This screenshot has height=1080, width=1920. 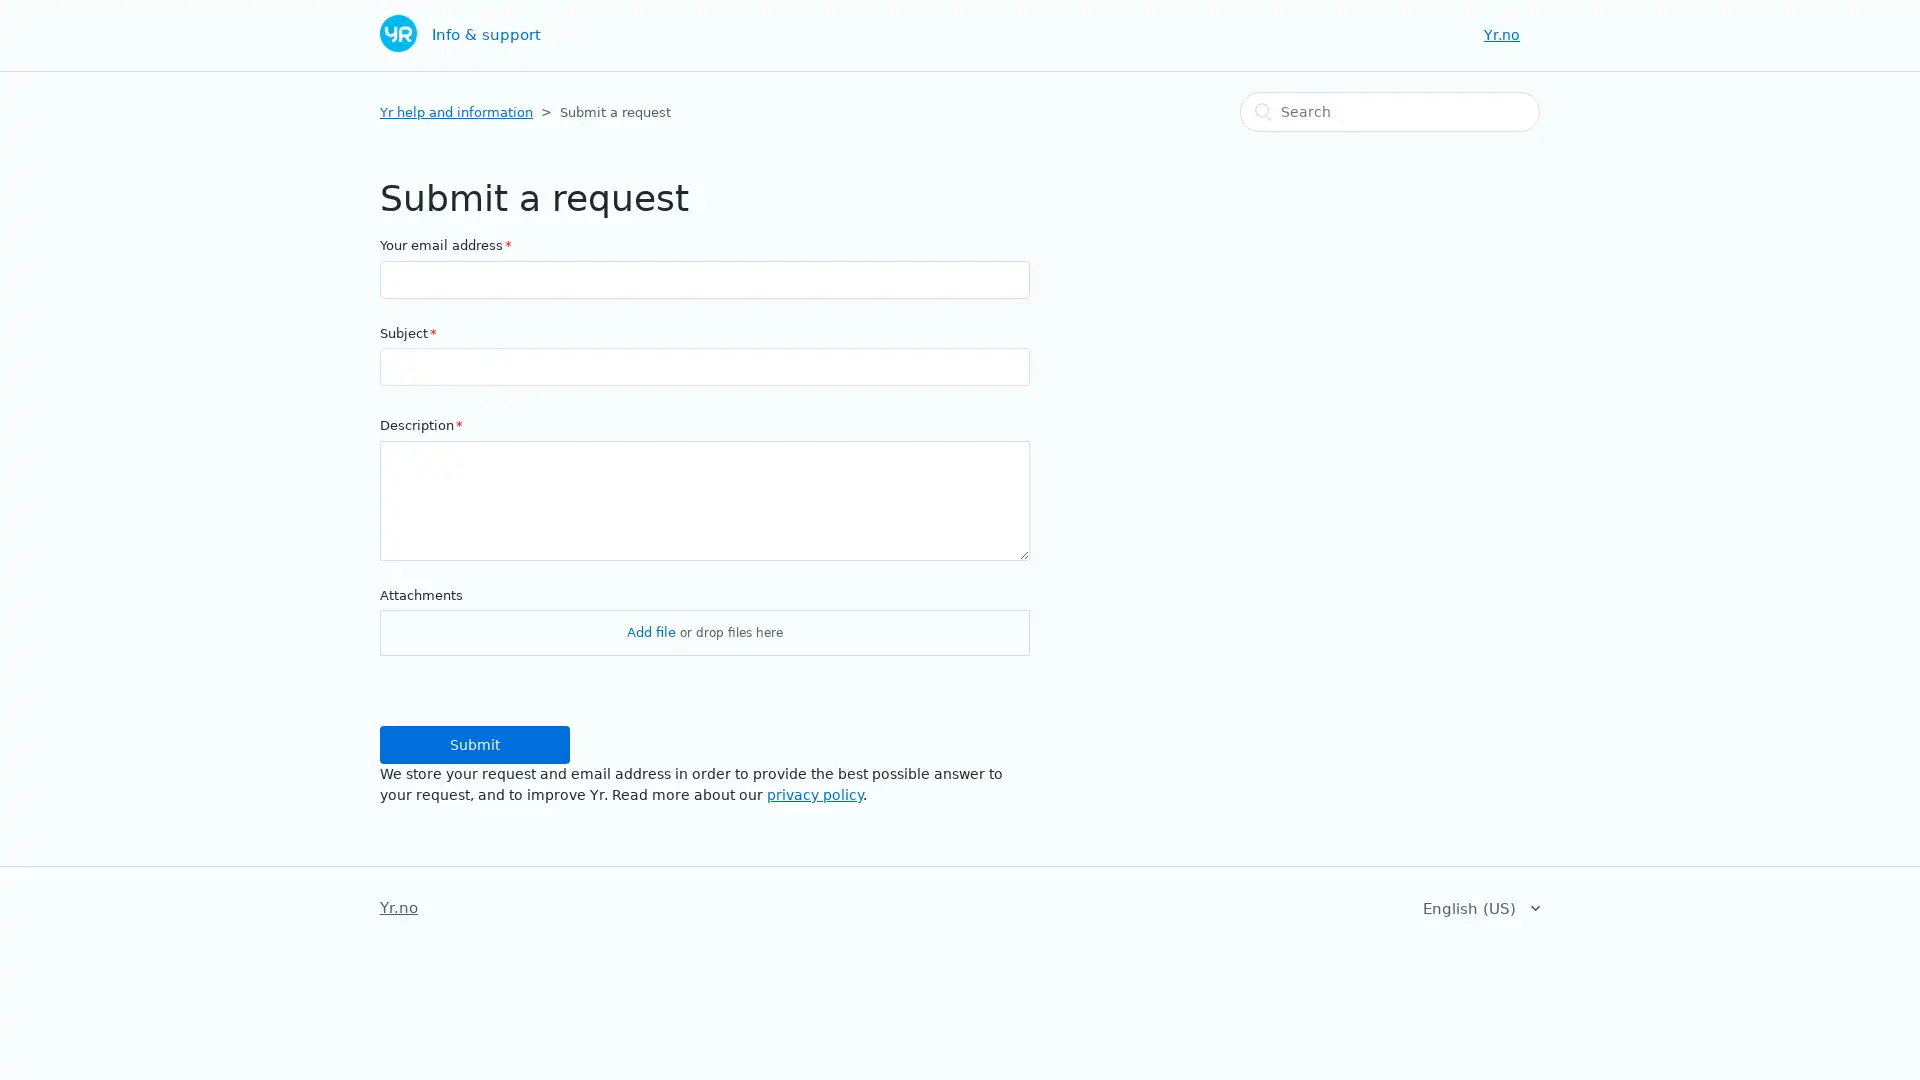 What do you see at coordinates (474, 744) in the screenshot?
I see `Submit` at bounding box center [474, 744].